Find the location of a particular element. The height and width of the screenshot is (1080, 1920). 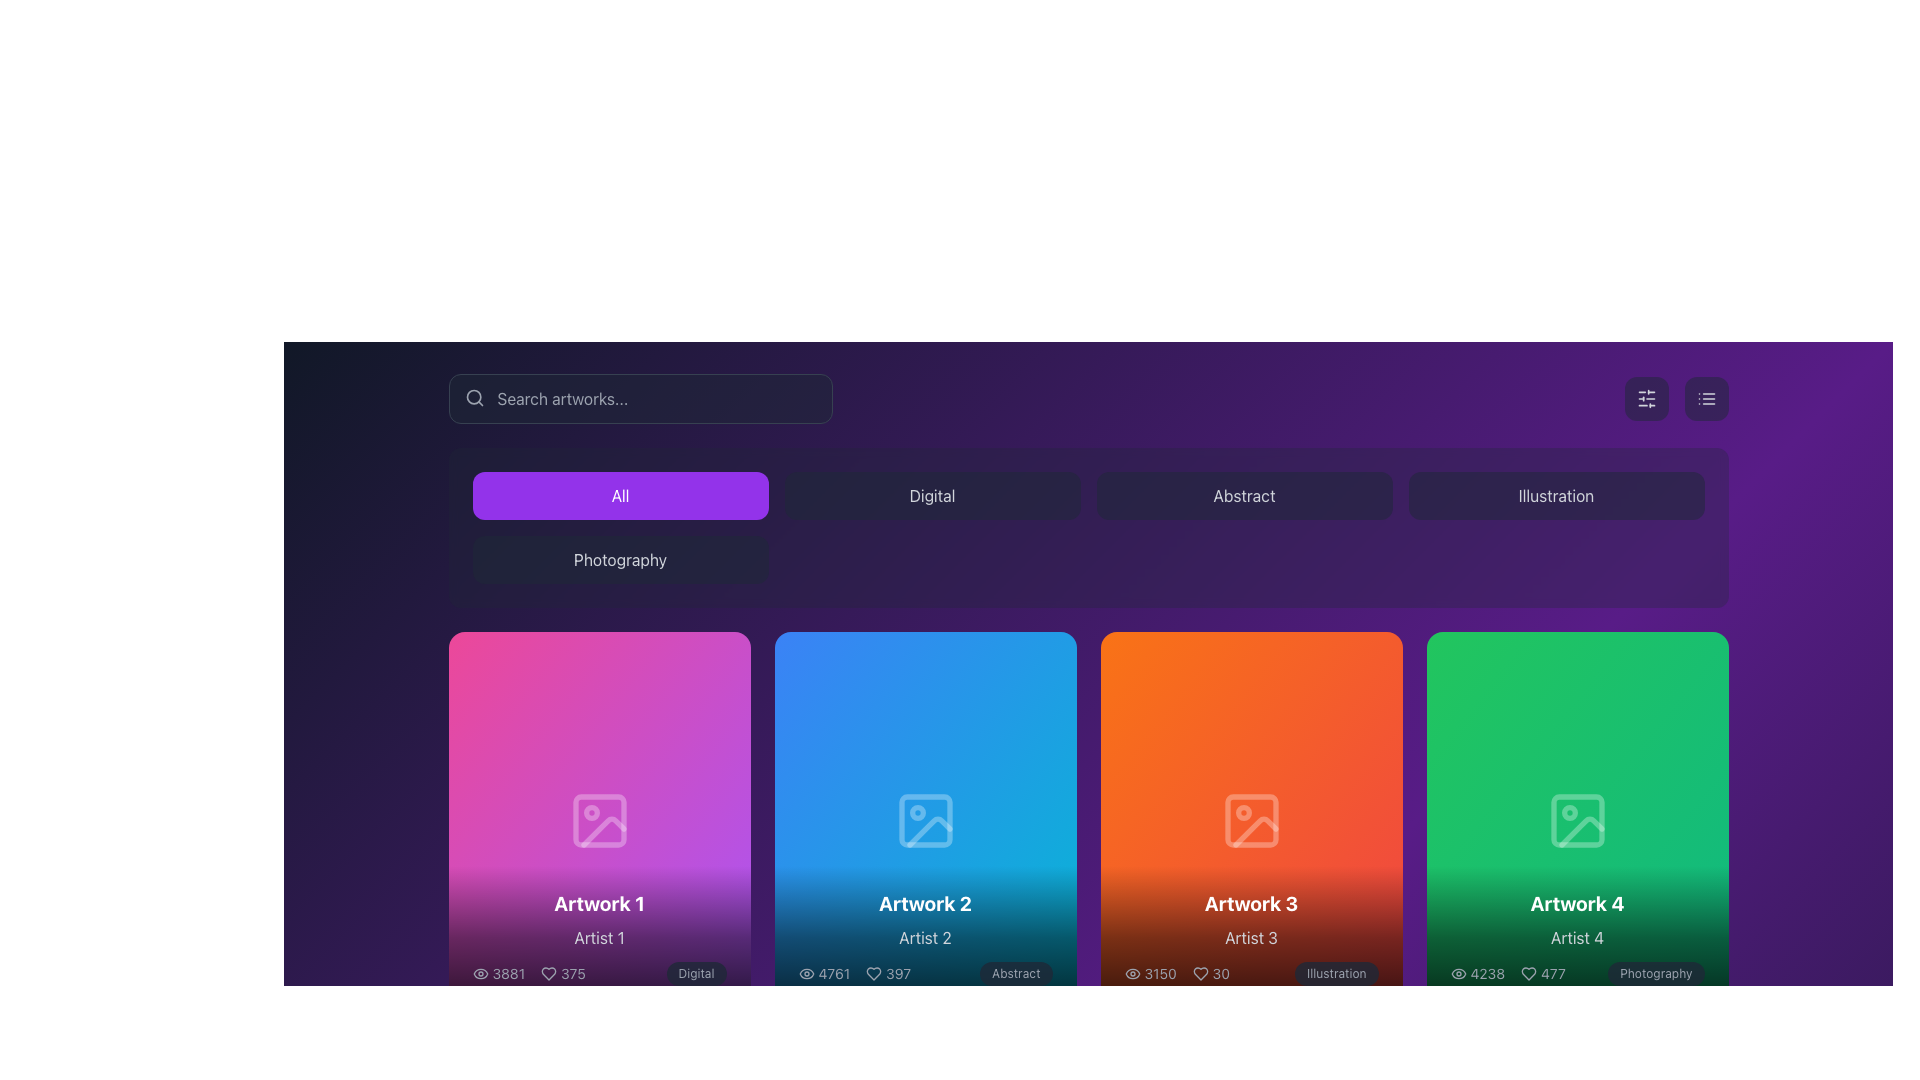

the heart icon under the main image and artist name of 'Artwork 4' to like or unlike it is located at coordinates (1528, 972).